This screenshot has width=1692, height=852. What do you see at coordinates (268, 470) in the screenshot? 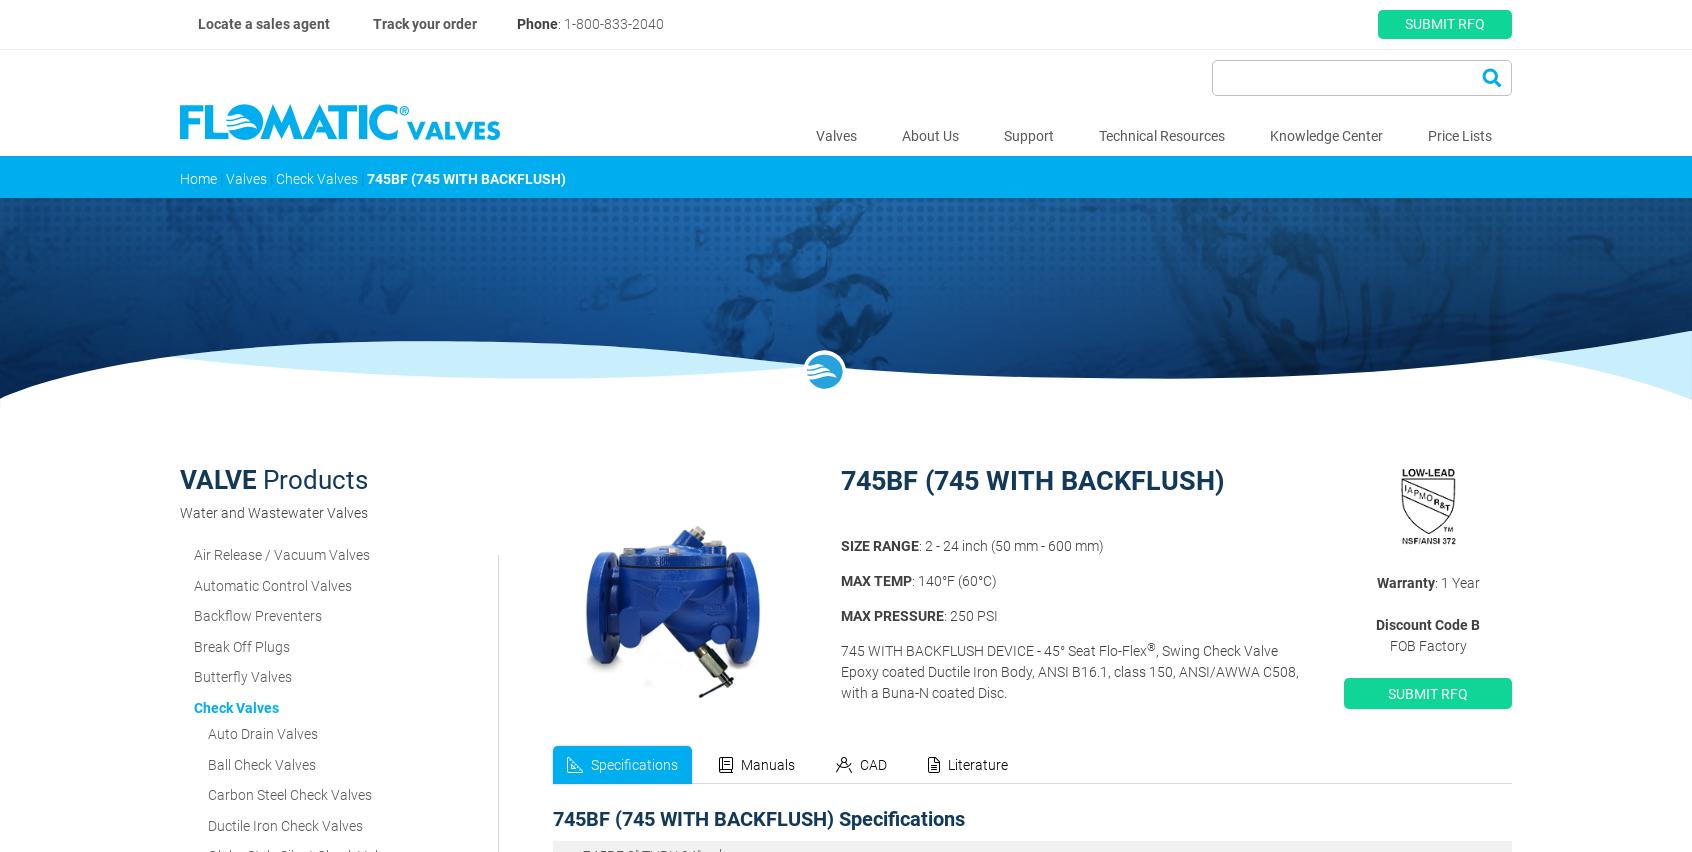
I see `'Swing Check Valves'` at bounding box center [268, 470].